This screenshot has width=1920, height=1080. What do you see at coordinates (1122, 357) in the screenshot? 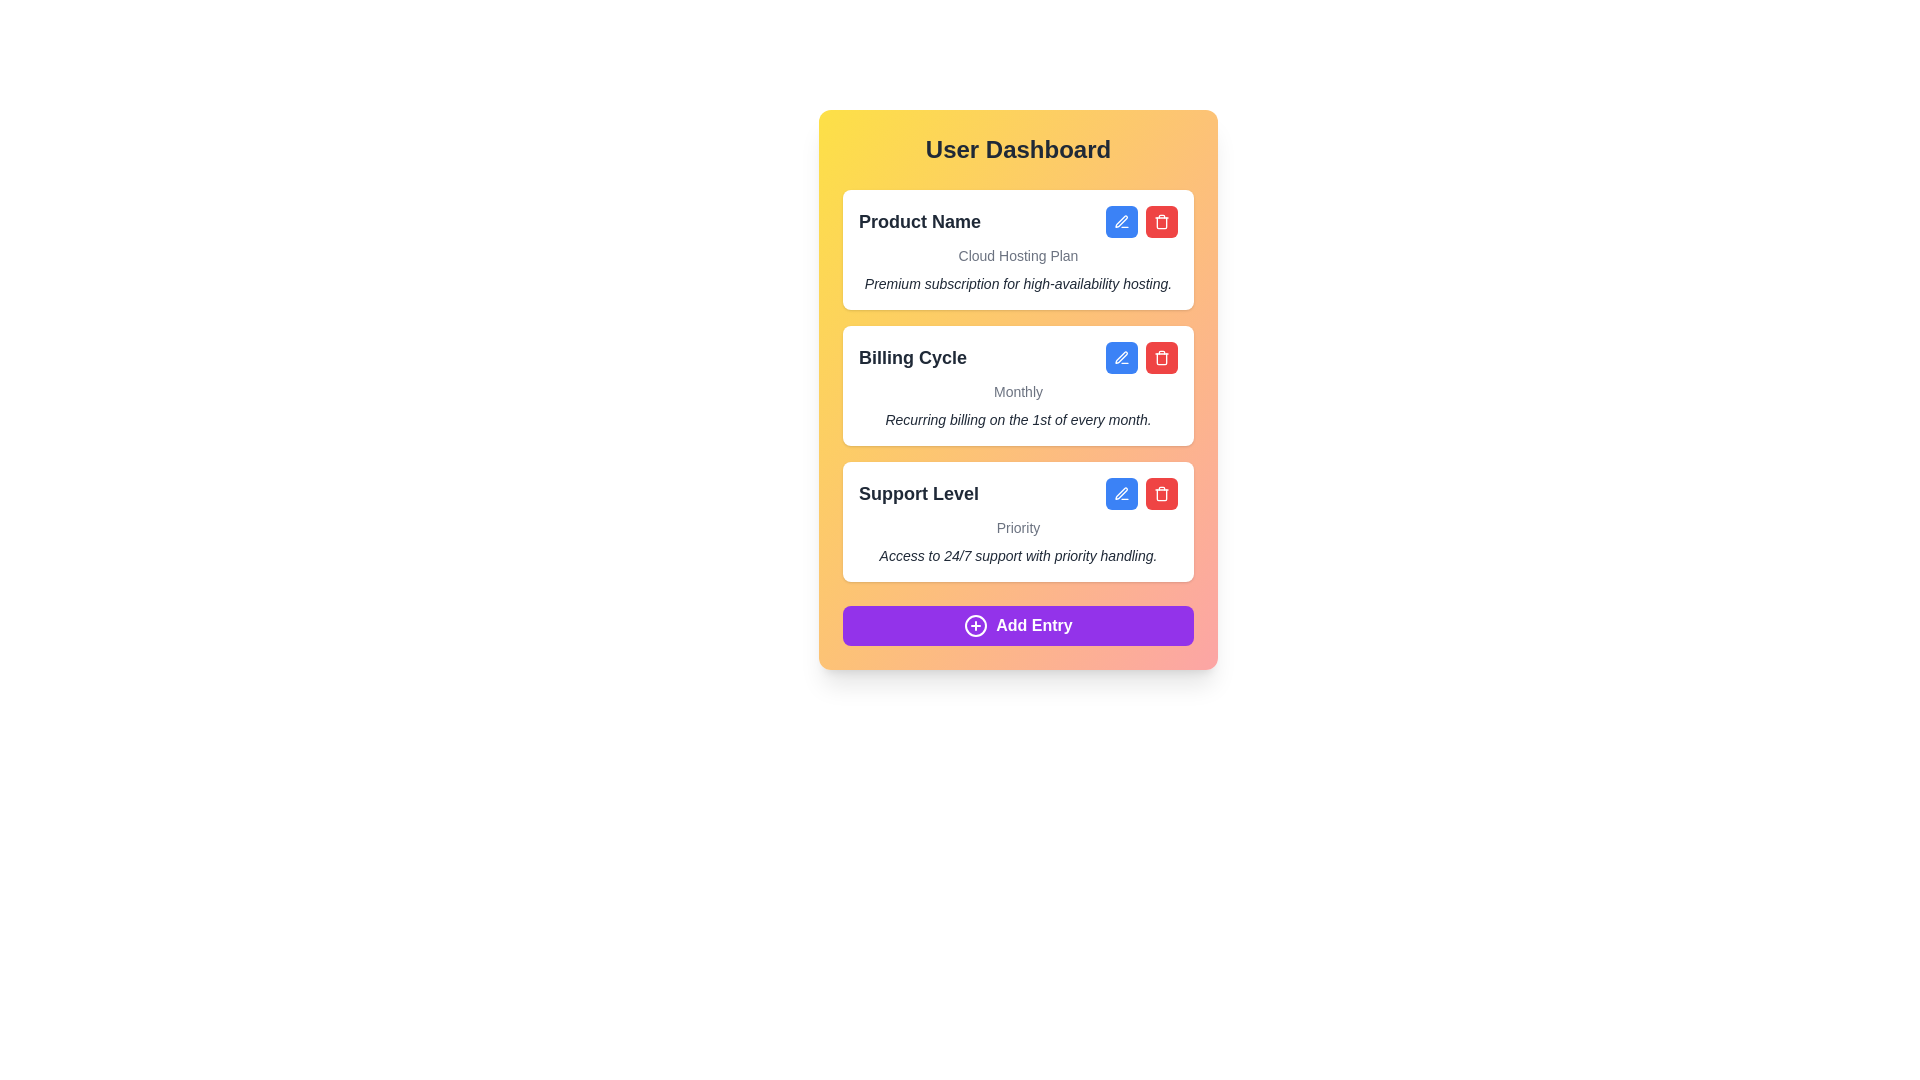
I see `the first interactive button beside the 'Billing Cycle' label` at bounding box center [1122, 357].